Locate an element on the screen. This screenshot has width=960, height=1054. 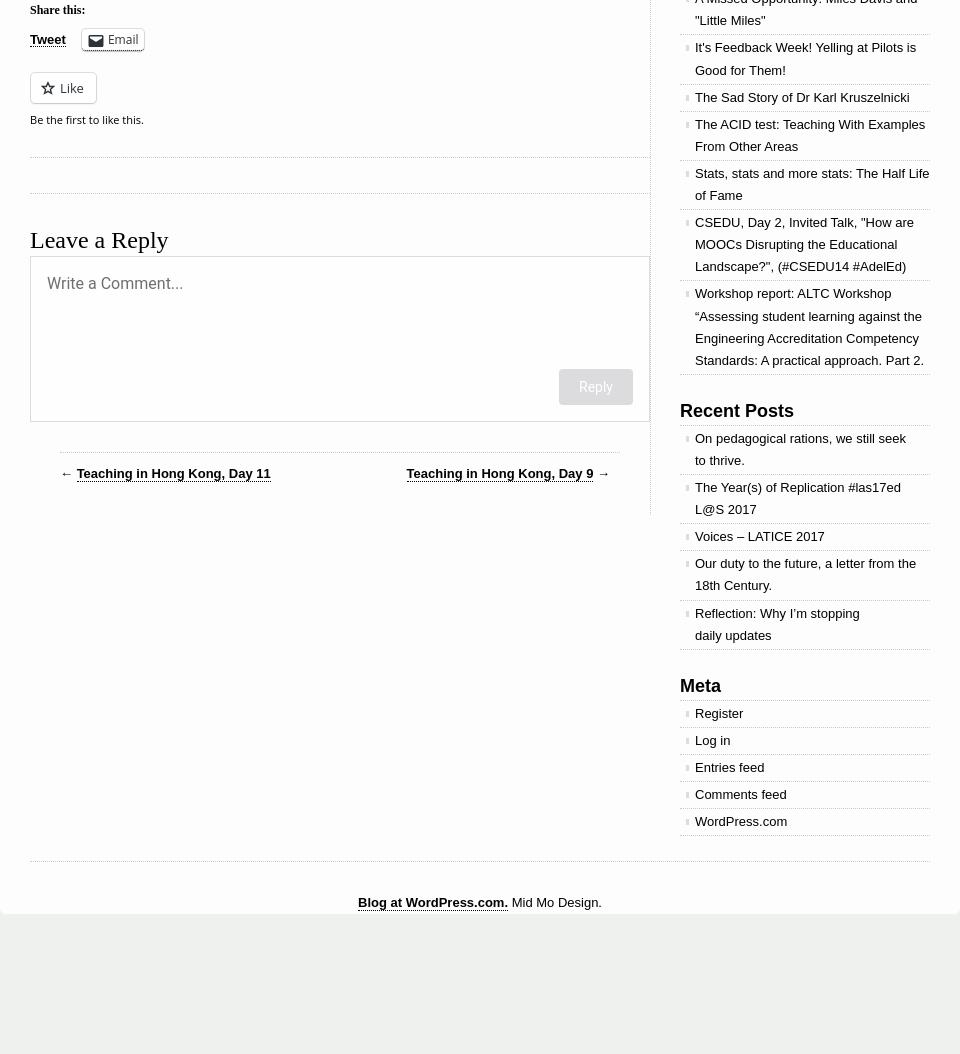
'Teaching in Hong Kong, Day 11' is located at coordinates (171, 473).